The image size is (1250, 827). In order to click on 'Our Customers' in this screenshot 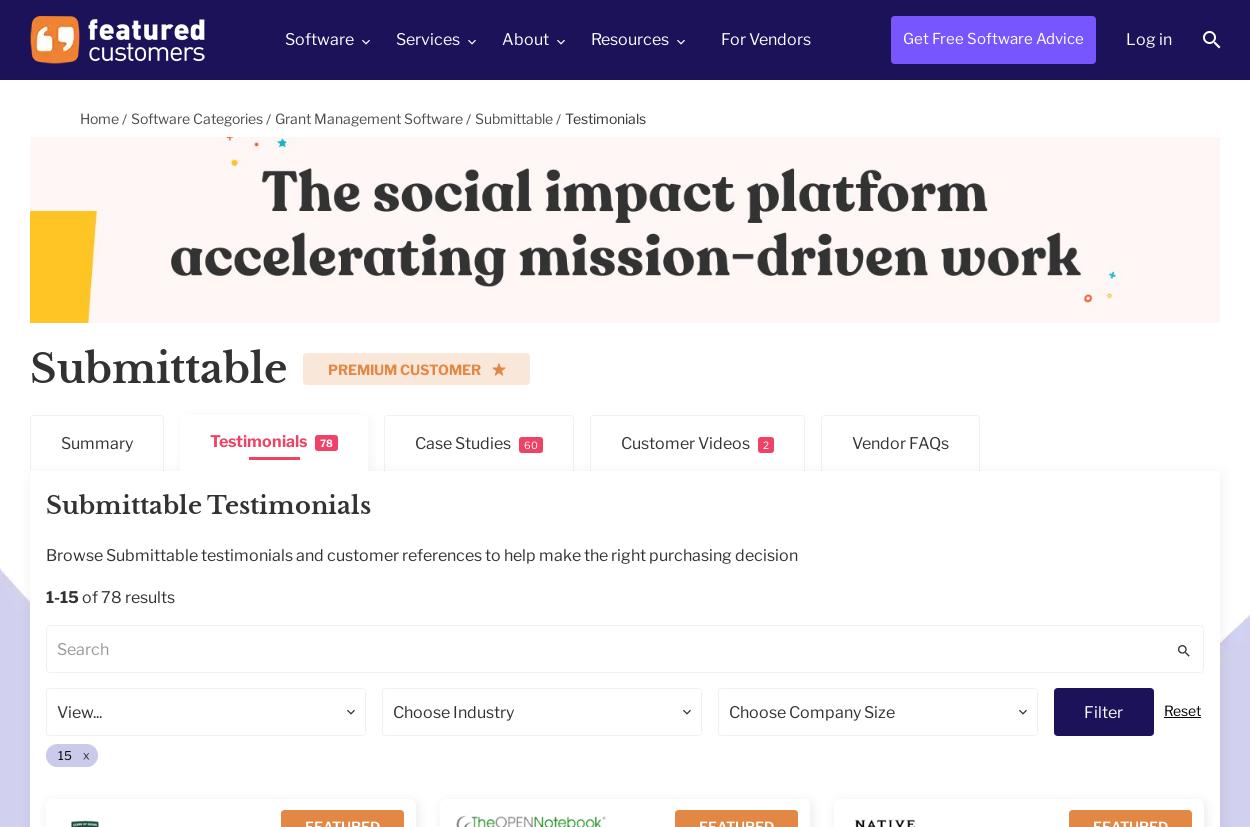, I will do `click(565, 138)`.